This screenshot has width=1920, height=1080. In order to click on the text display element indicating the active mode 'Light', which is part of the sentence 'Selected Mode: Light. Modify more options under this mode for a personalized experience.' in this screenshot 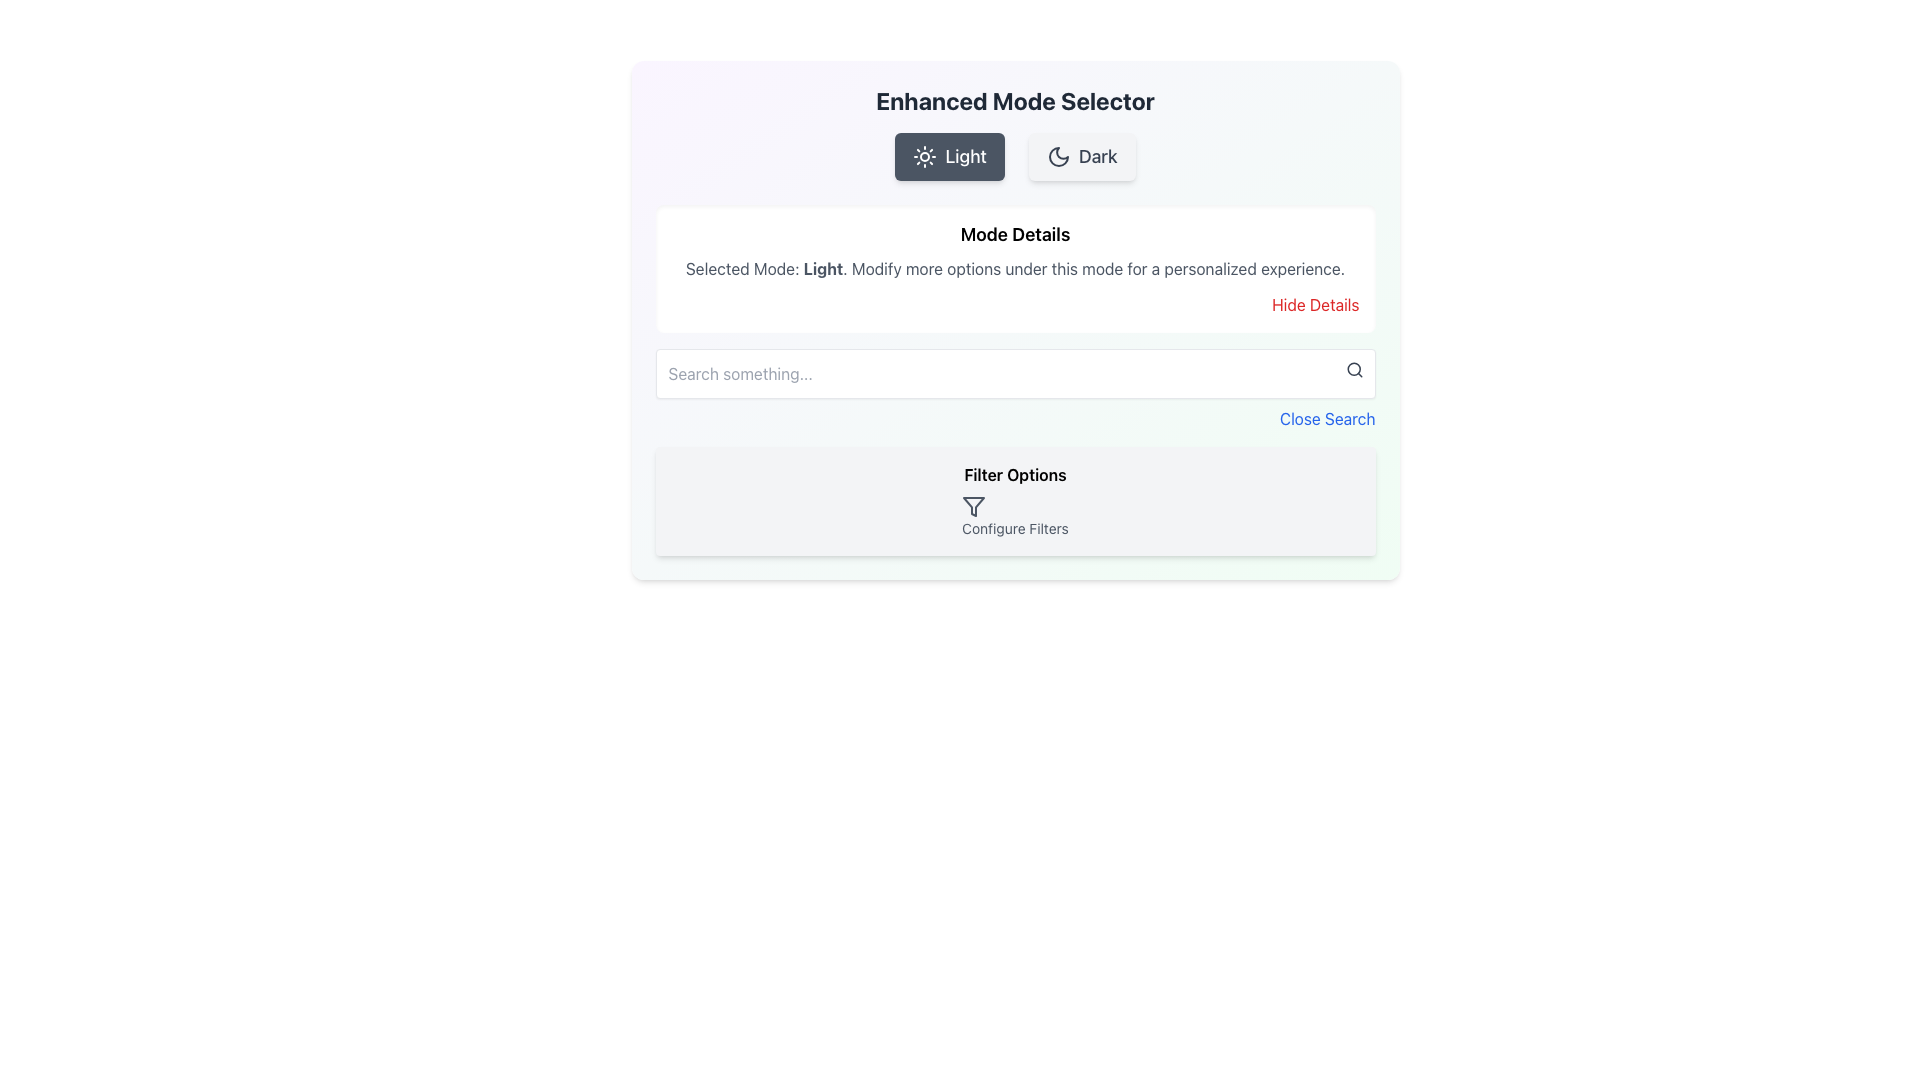, I will do `click(823, 268)`.